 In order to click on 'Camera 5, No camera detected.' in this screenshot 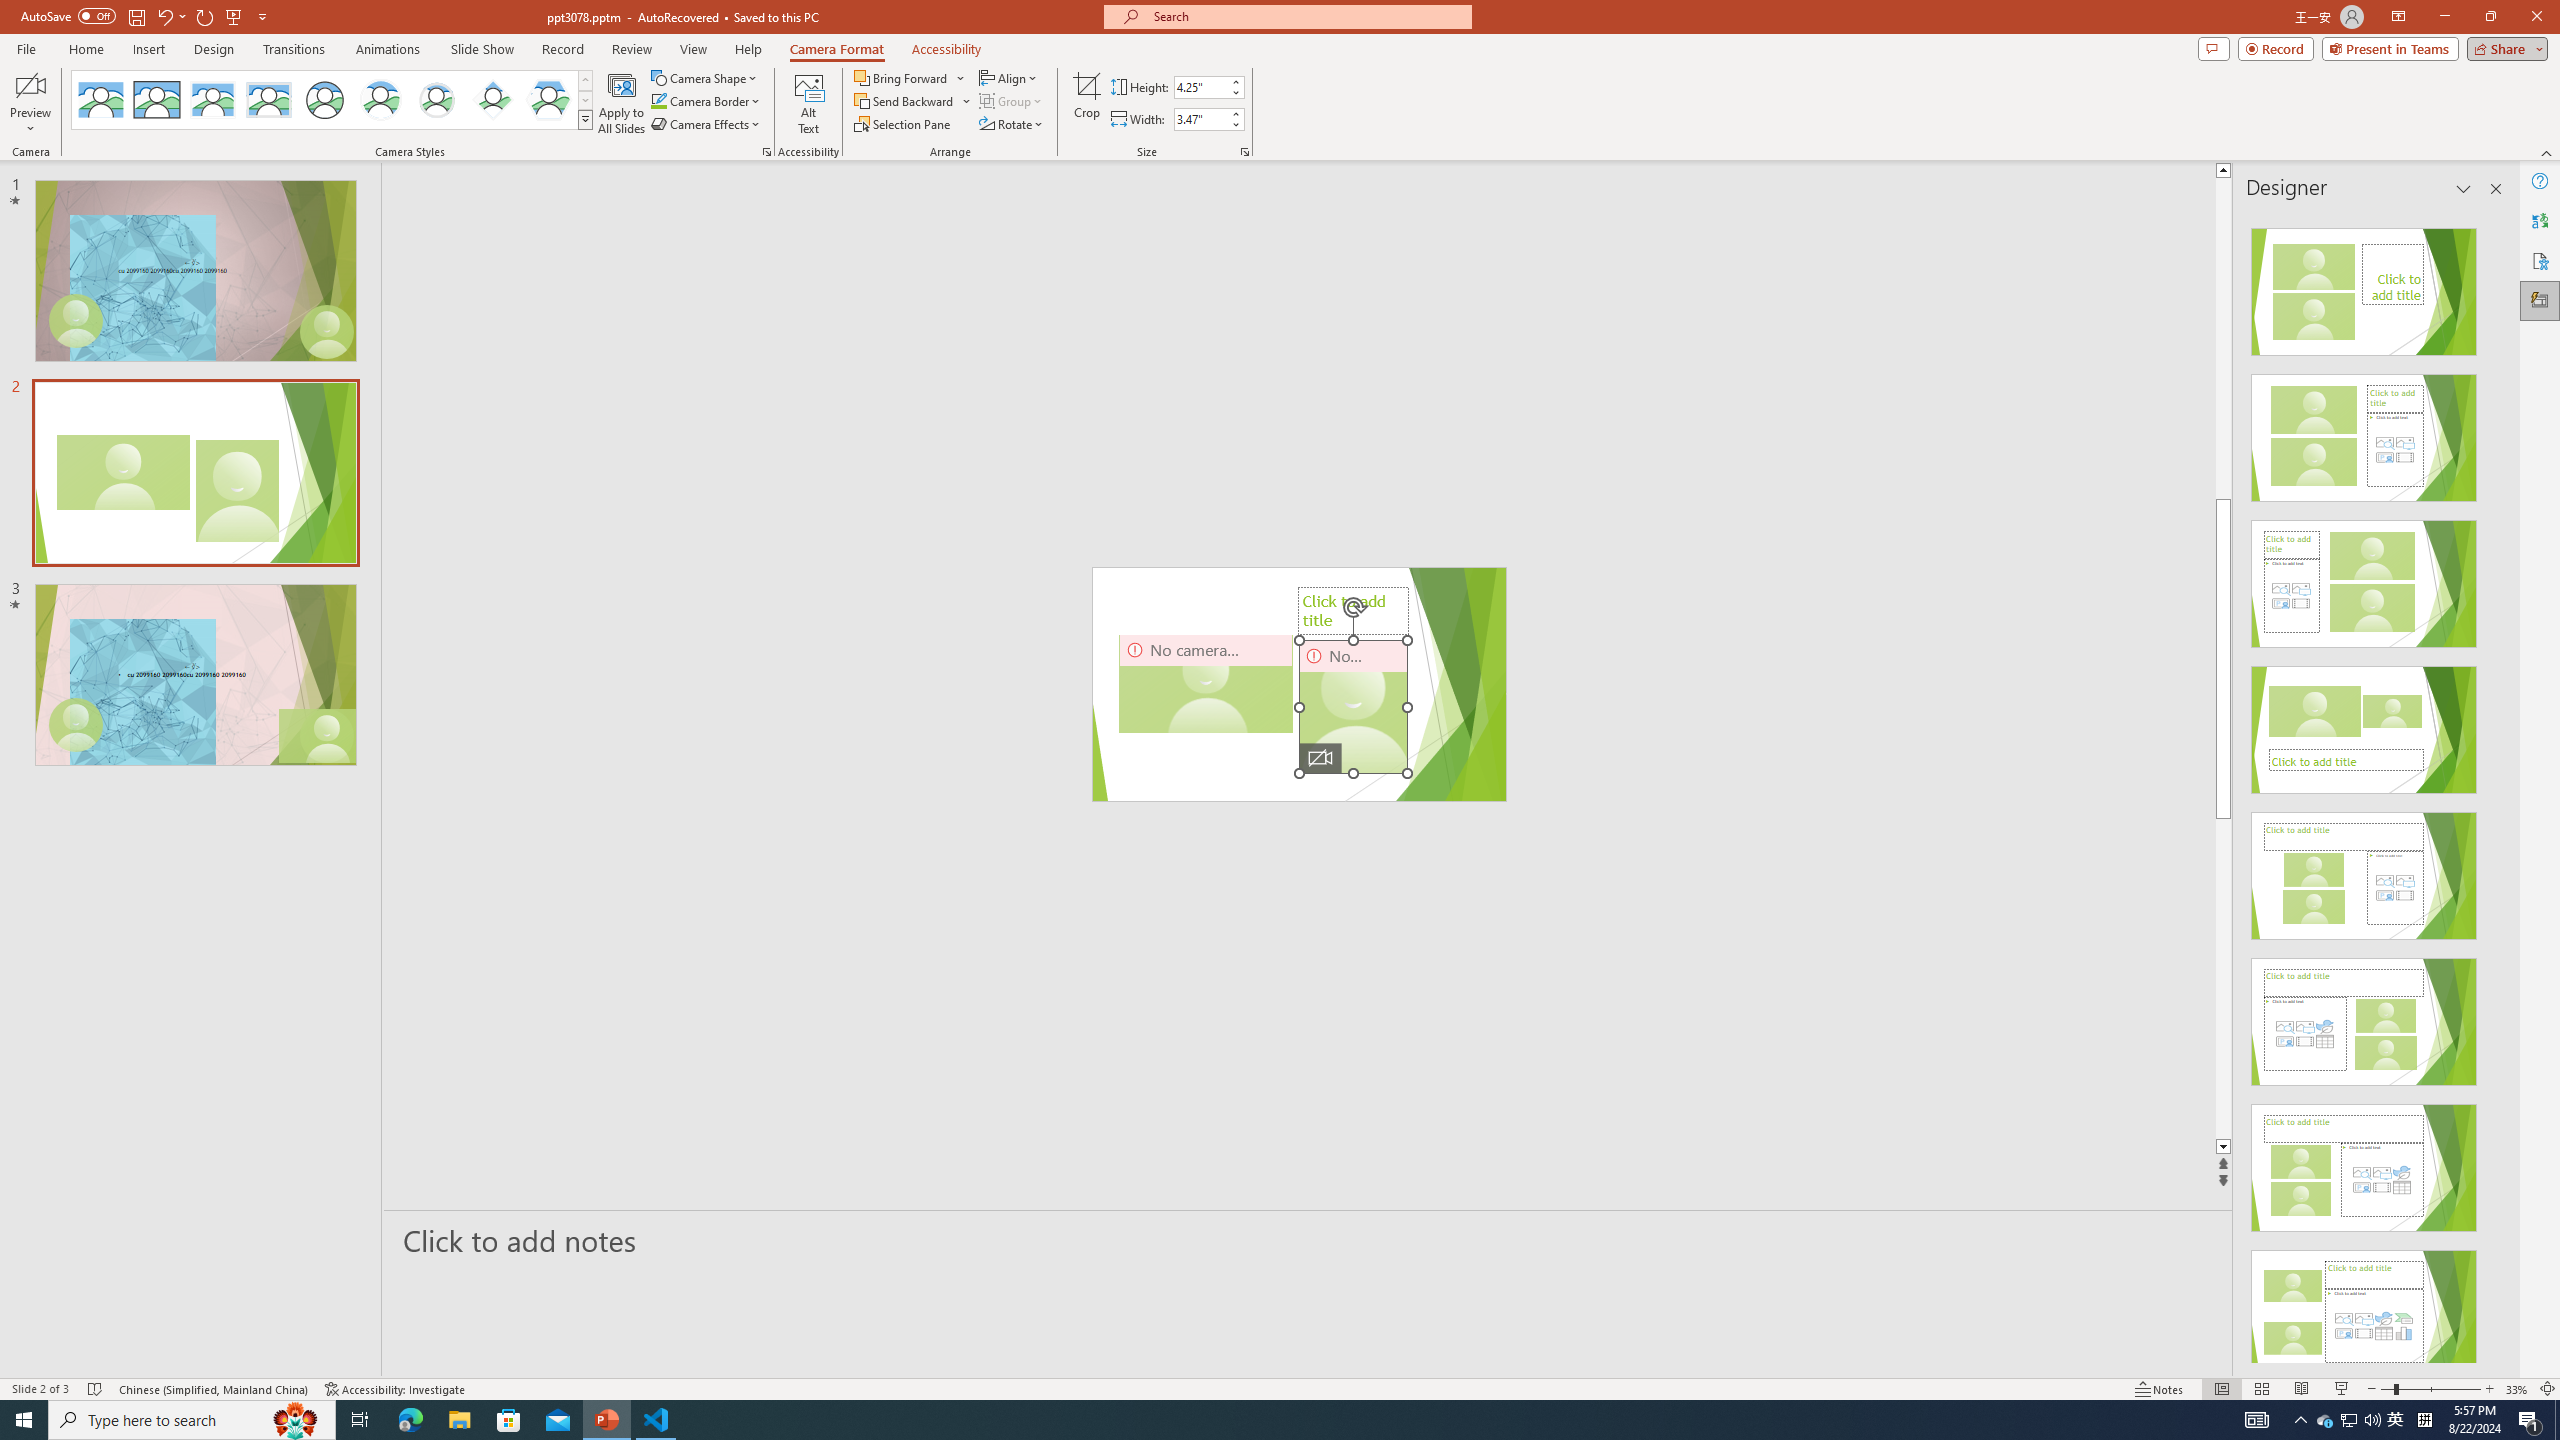, I will do `click(1353, 706)`.